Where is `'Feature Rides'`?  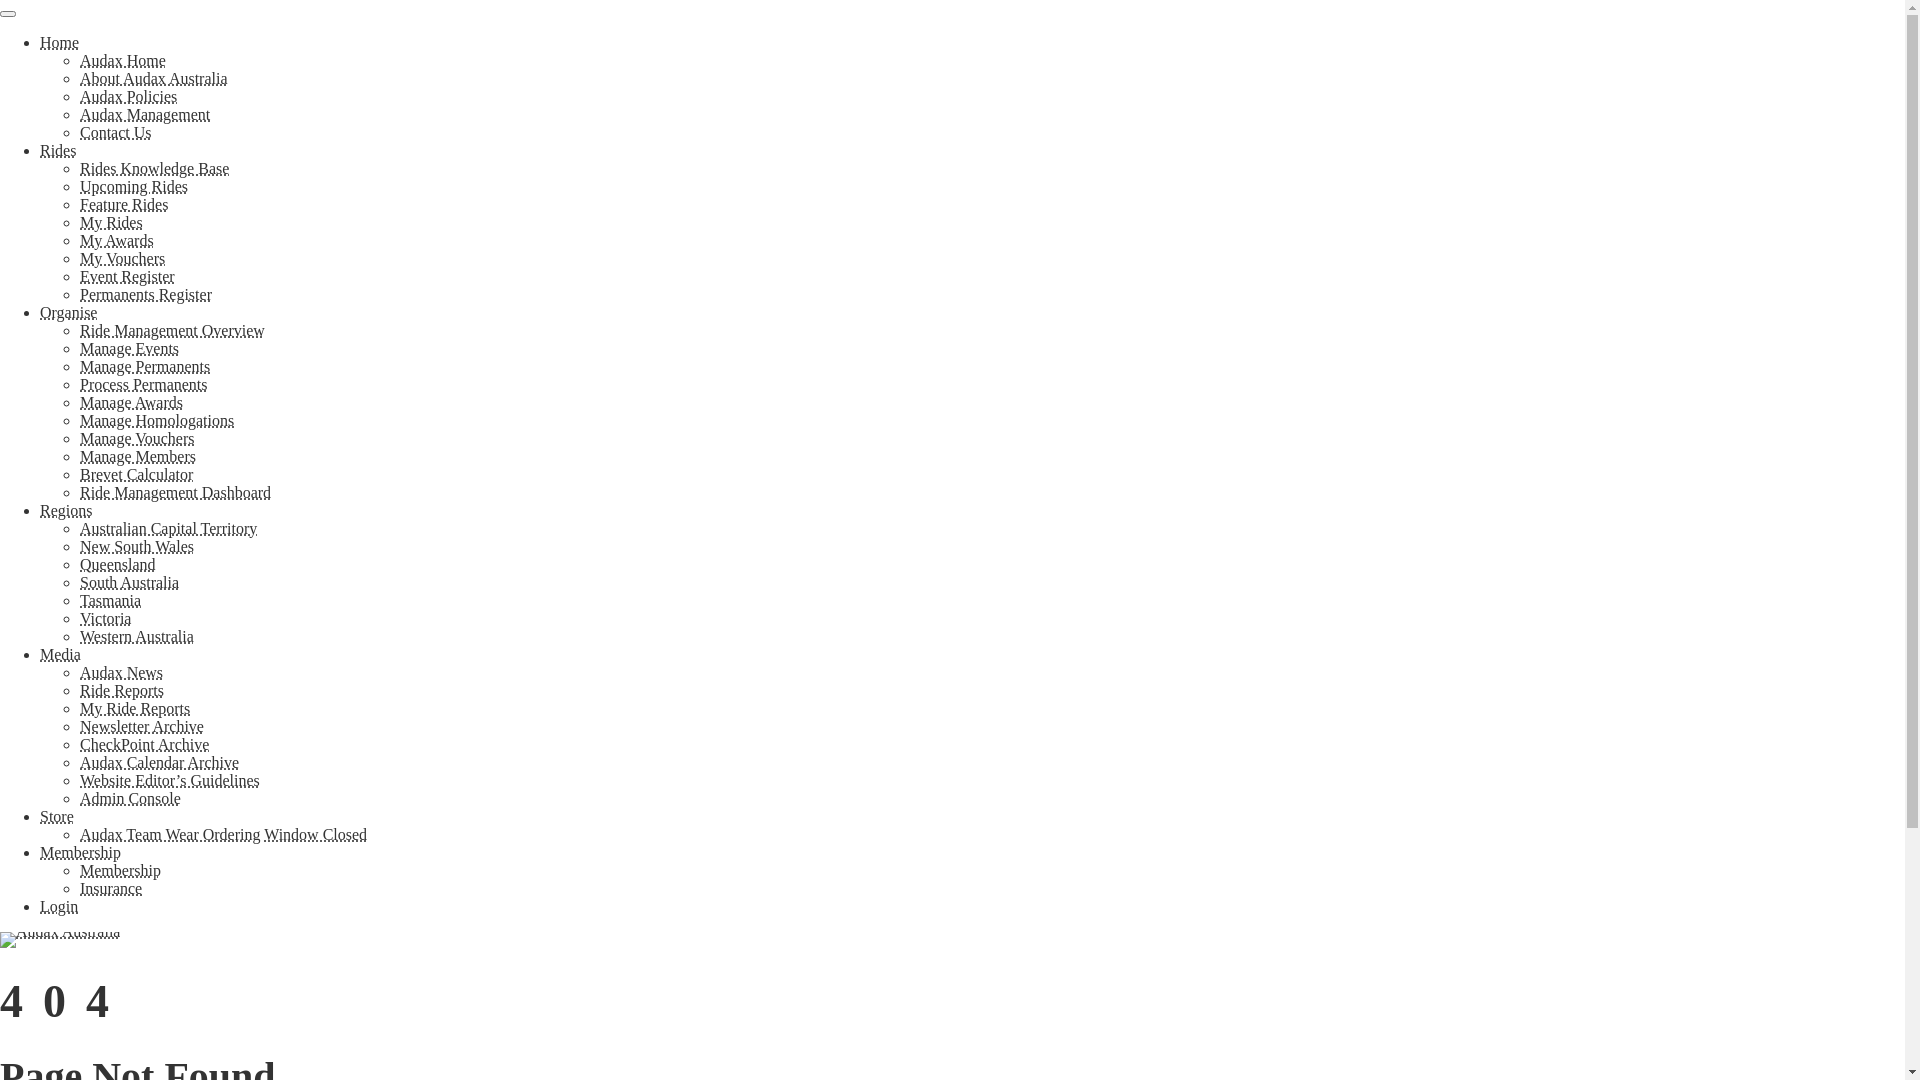 'Feature Rides' is located at coordinates (123, 204).